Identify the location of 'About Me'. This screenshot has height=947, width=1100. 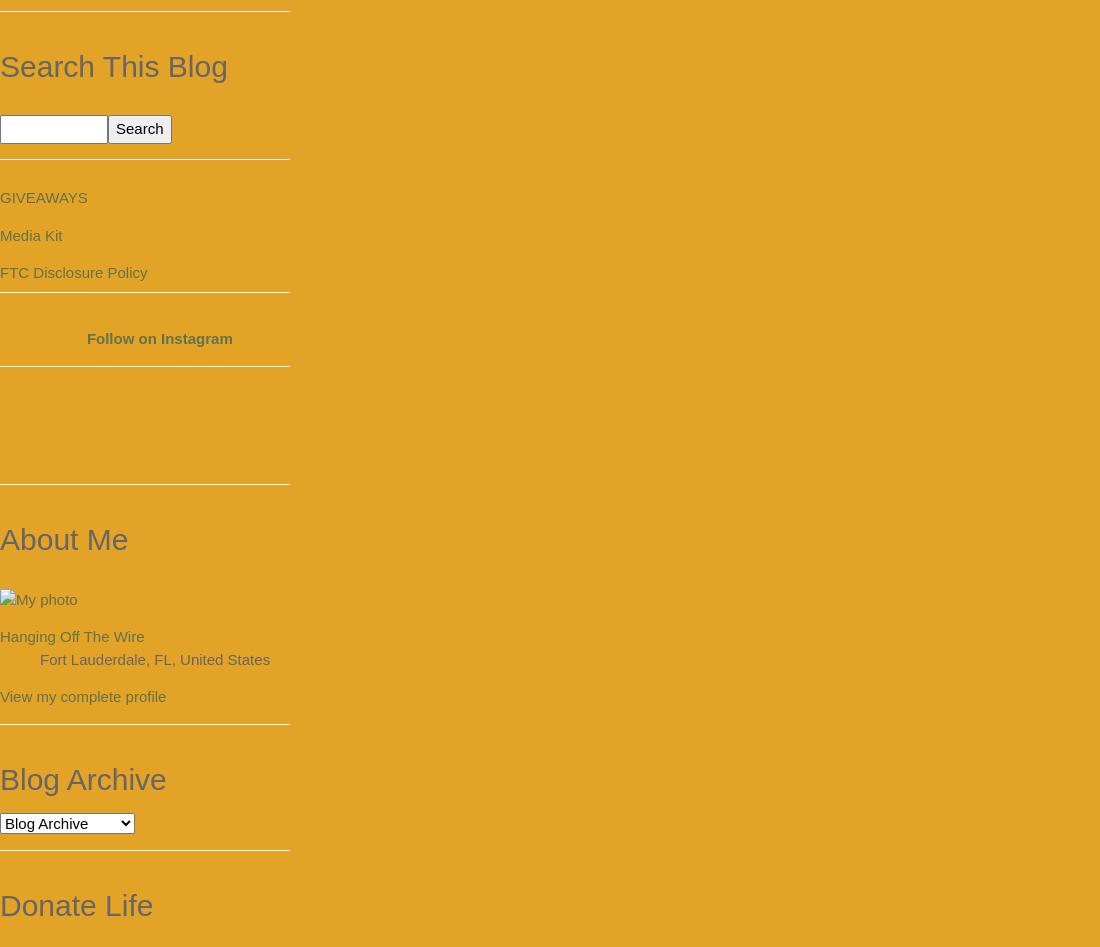
(63, 537).